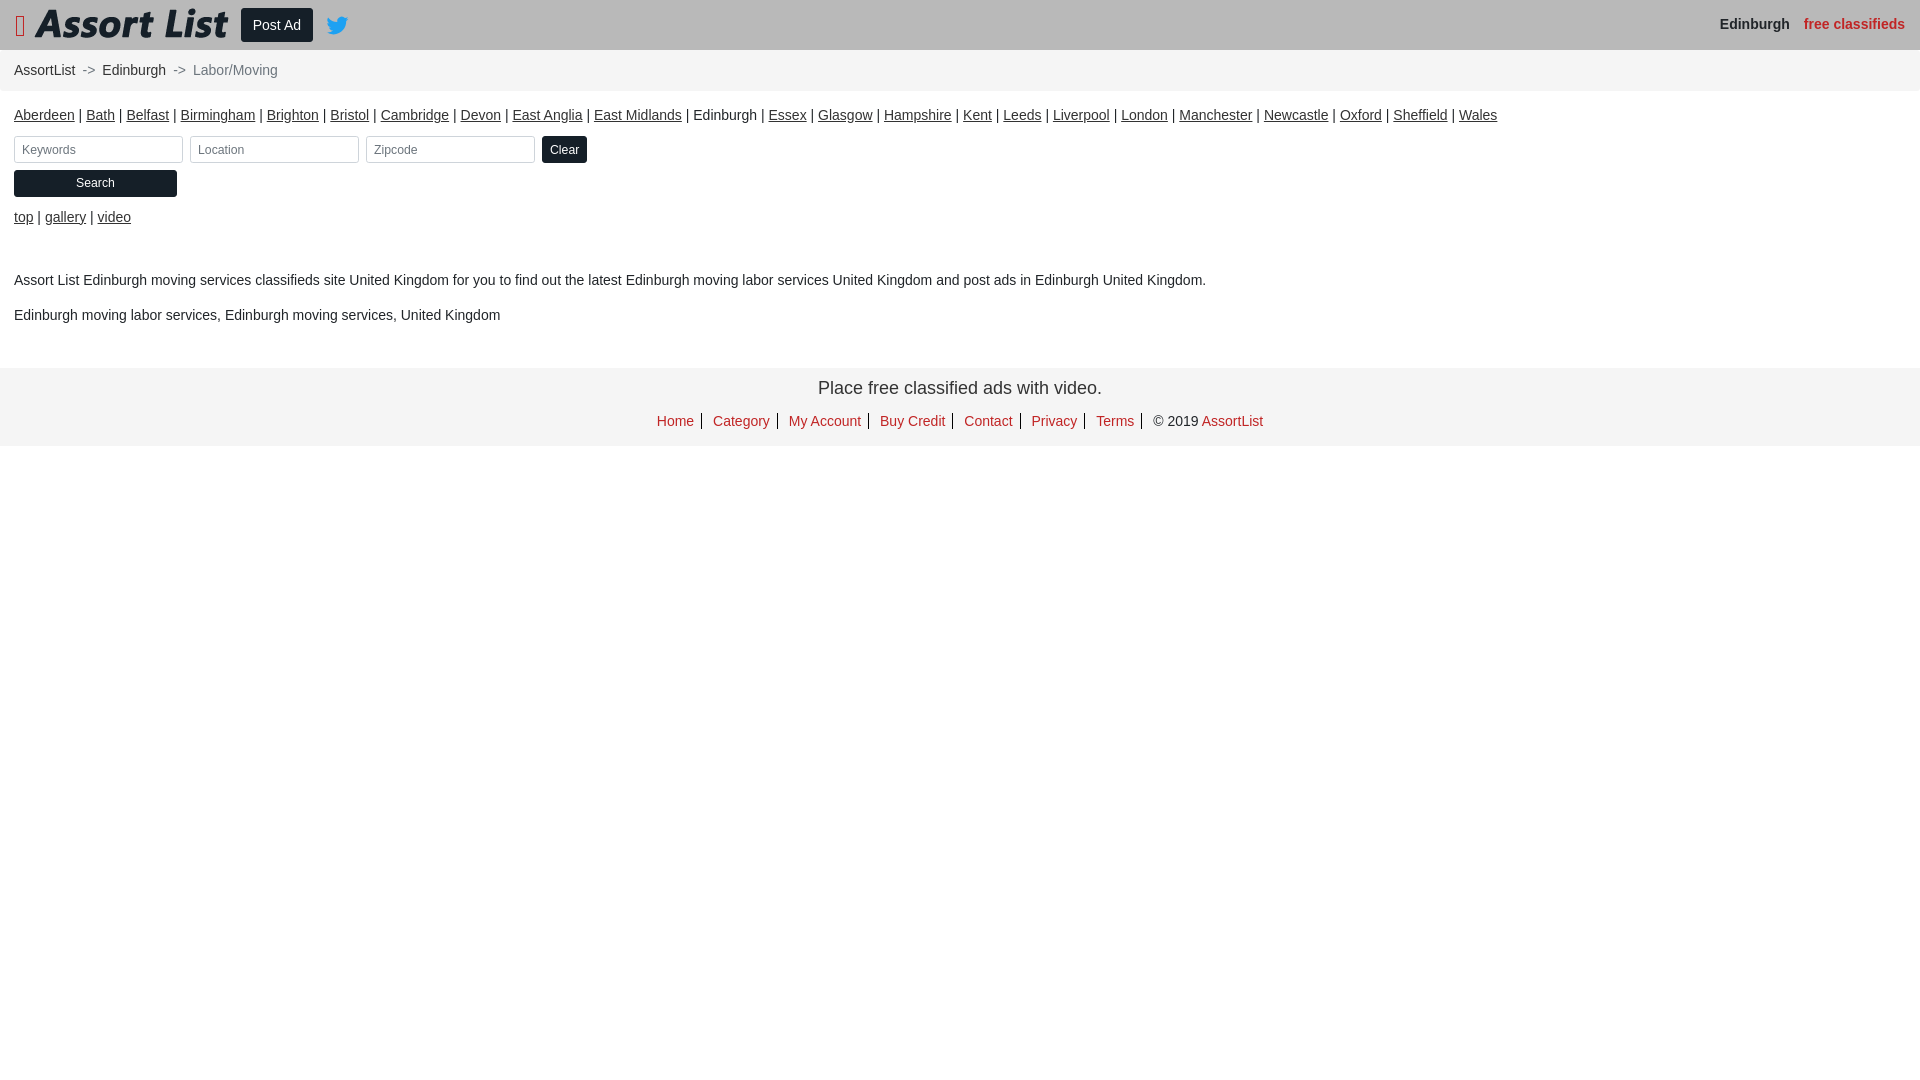  What do you see at coordinates (911, 419) in the screenshot?
I see `'Buy Credit'` at bounding box center [911, 419].